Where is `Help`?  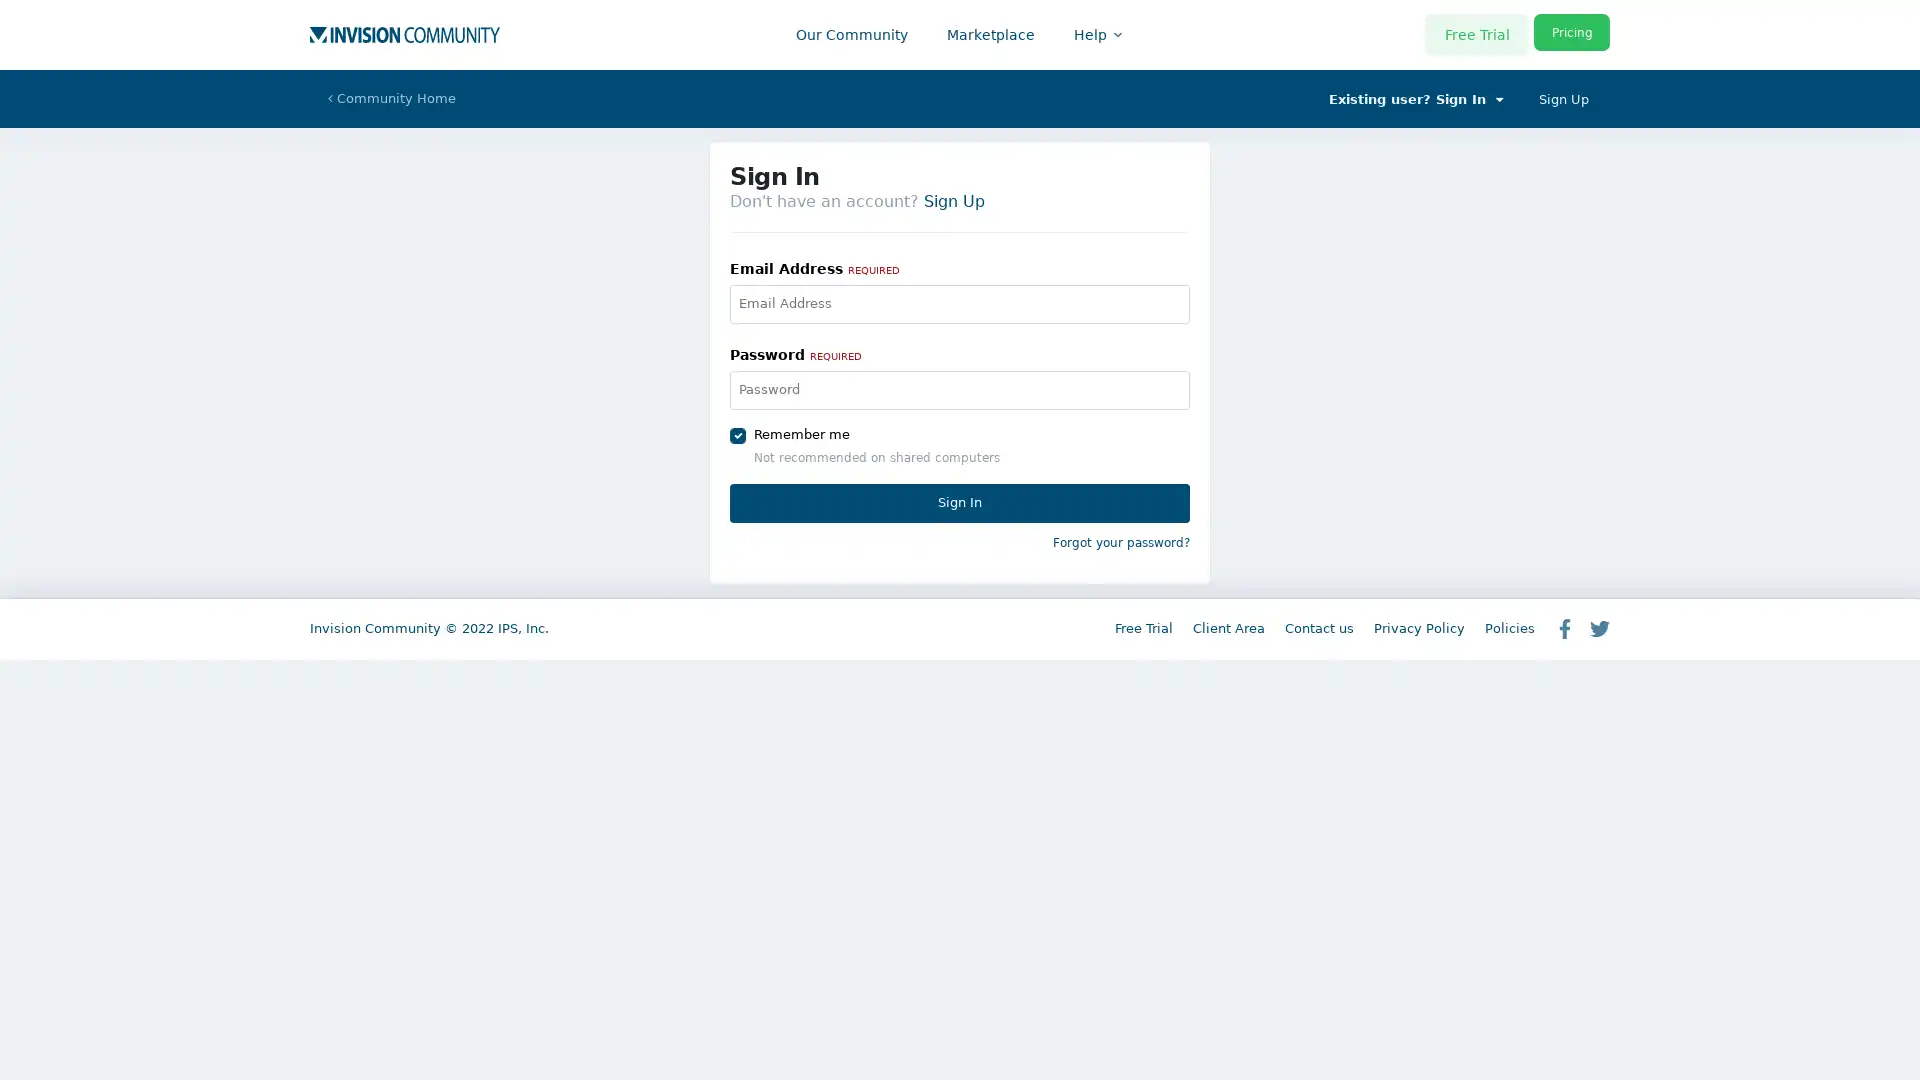
Help is located at coordinates (1092, 34).